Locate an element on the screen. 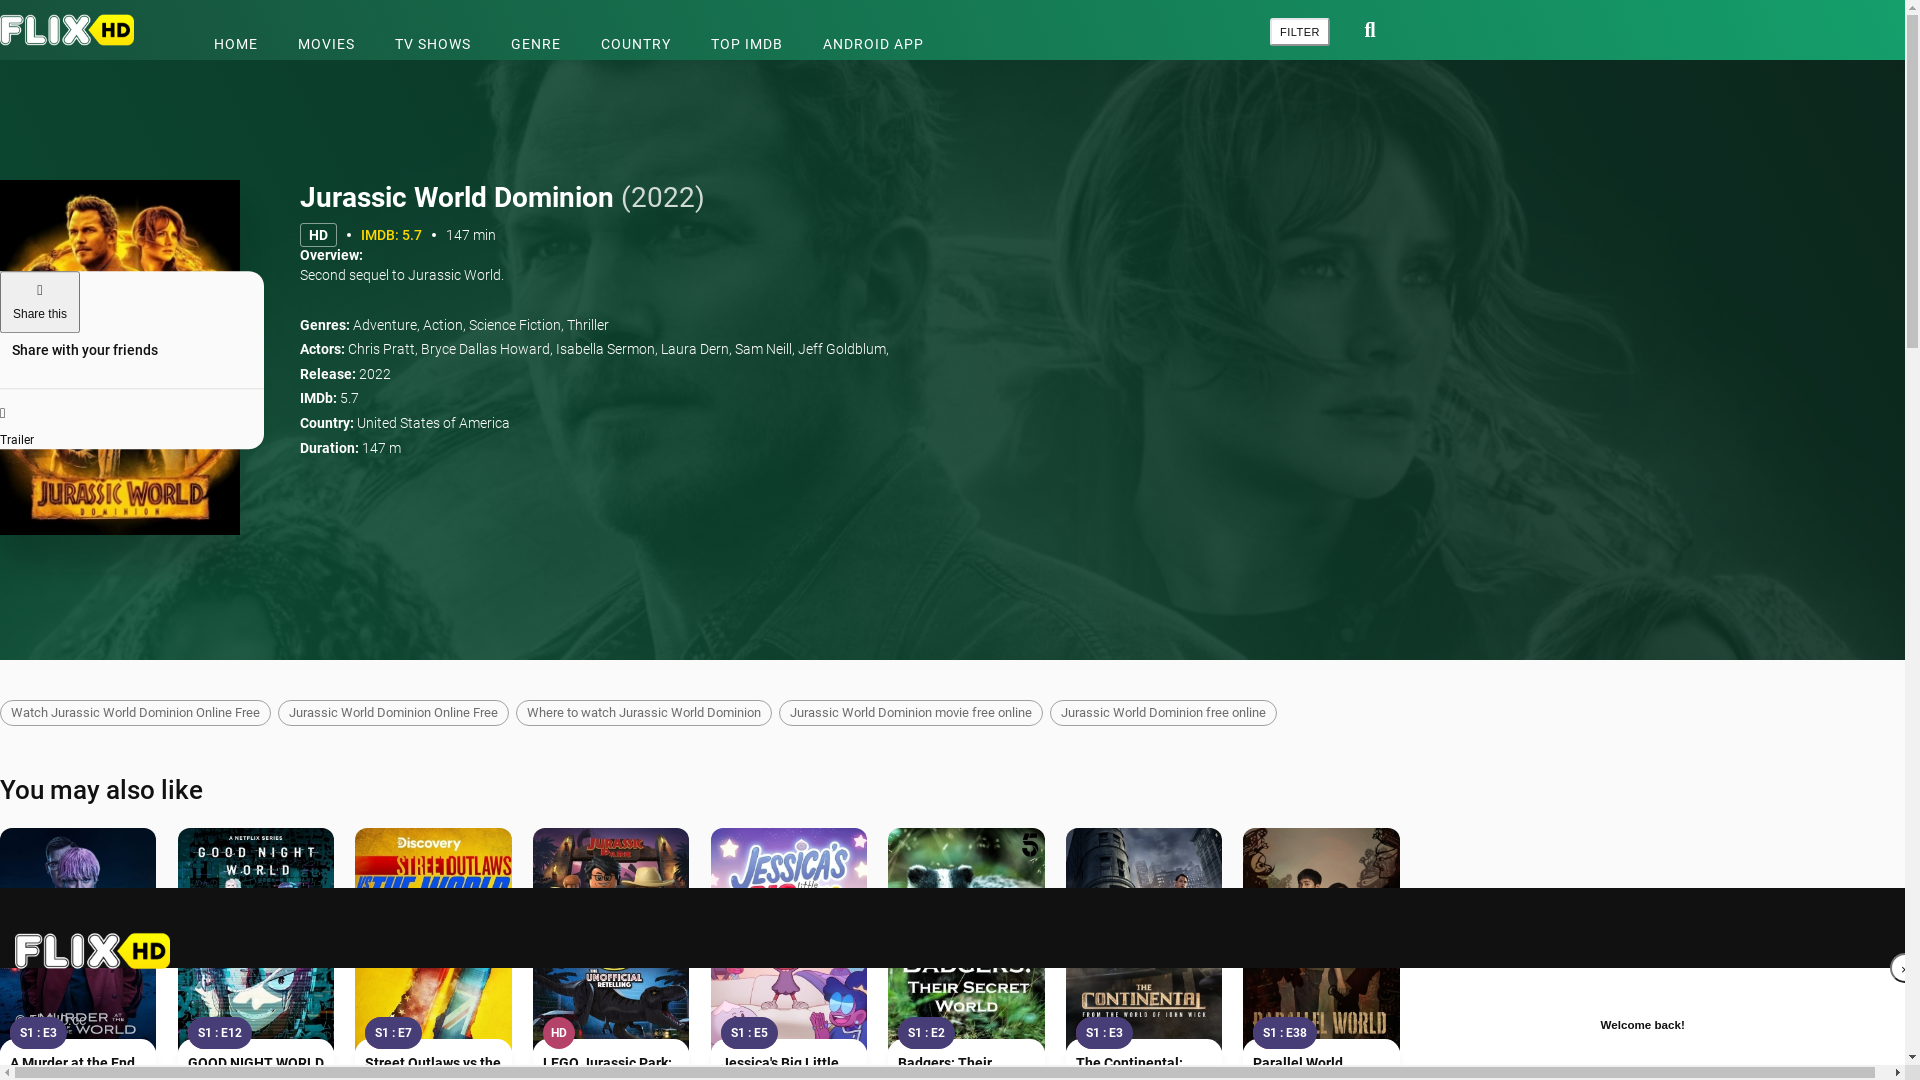 This screenshot has width=1920, height=1080. 'Isabella Sermon' is located at coordinates (604, 347).